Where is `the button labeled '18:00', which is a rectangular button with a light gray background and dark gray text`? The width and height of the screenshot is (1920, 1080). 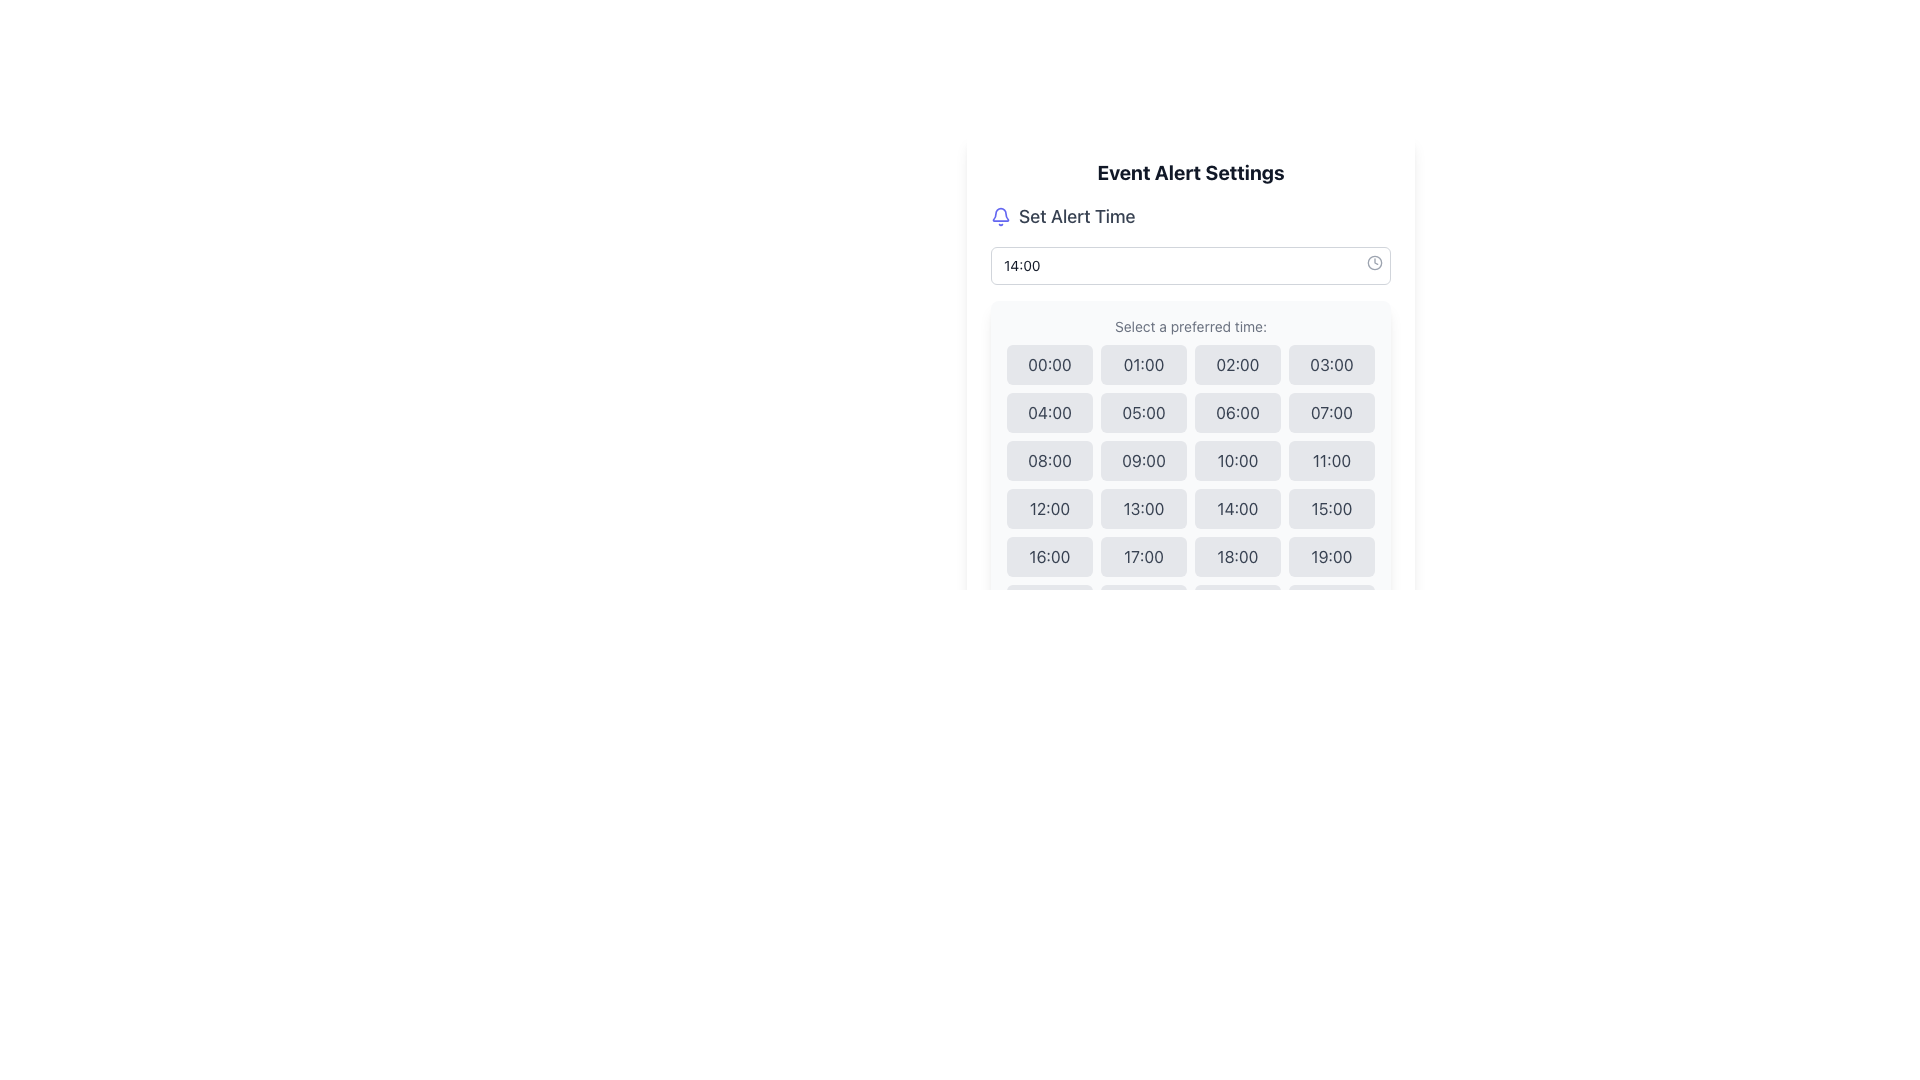
the button labeled '18:00', which is a rectangular button with a light gray background and dark gray text is located at coordinates (1237, 556).